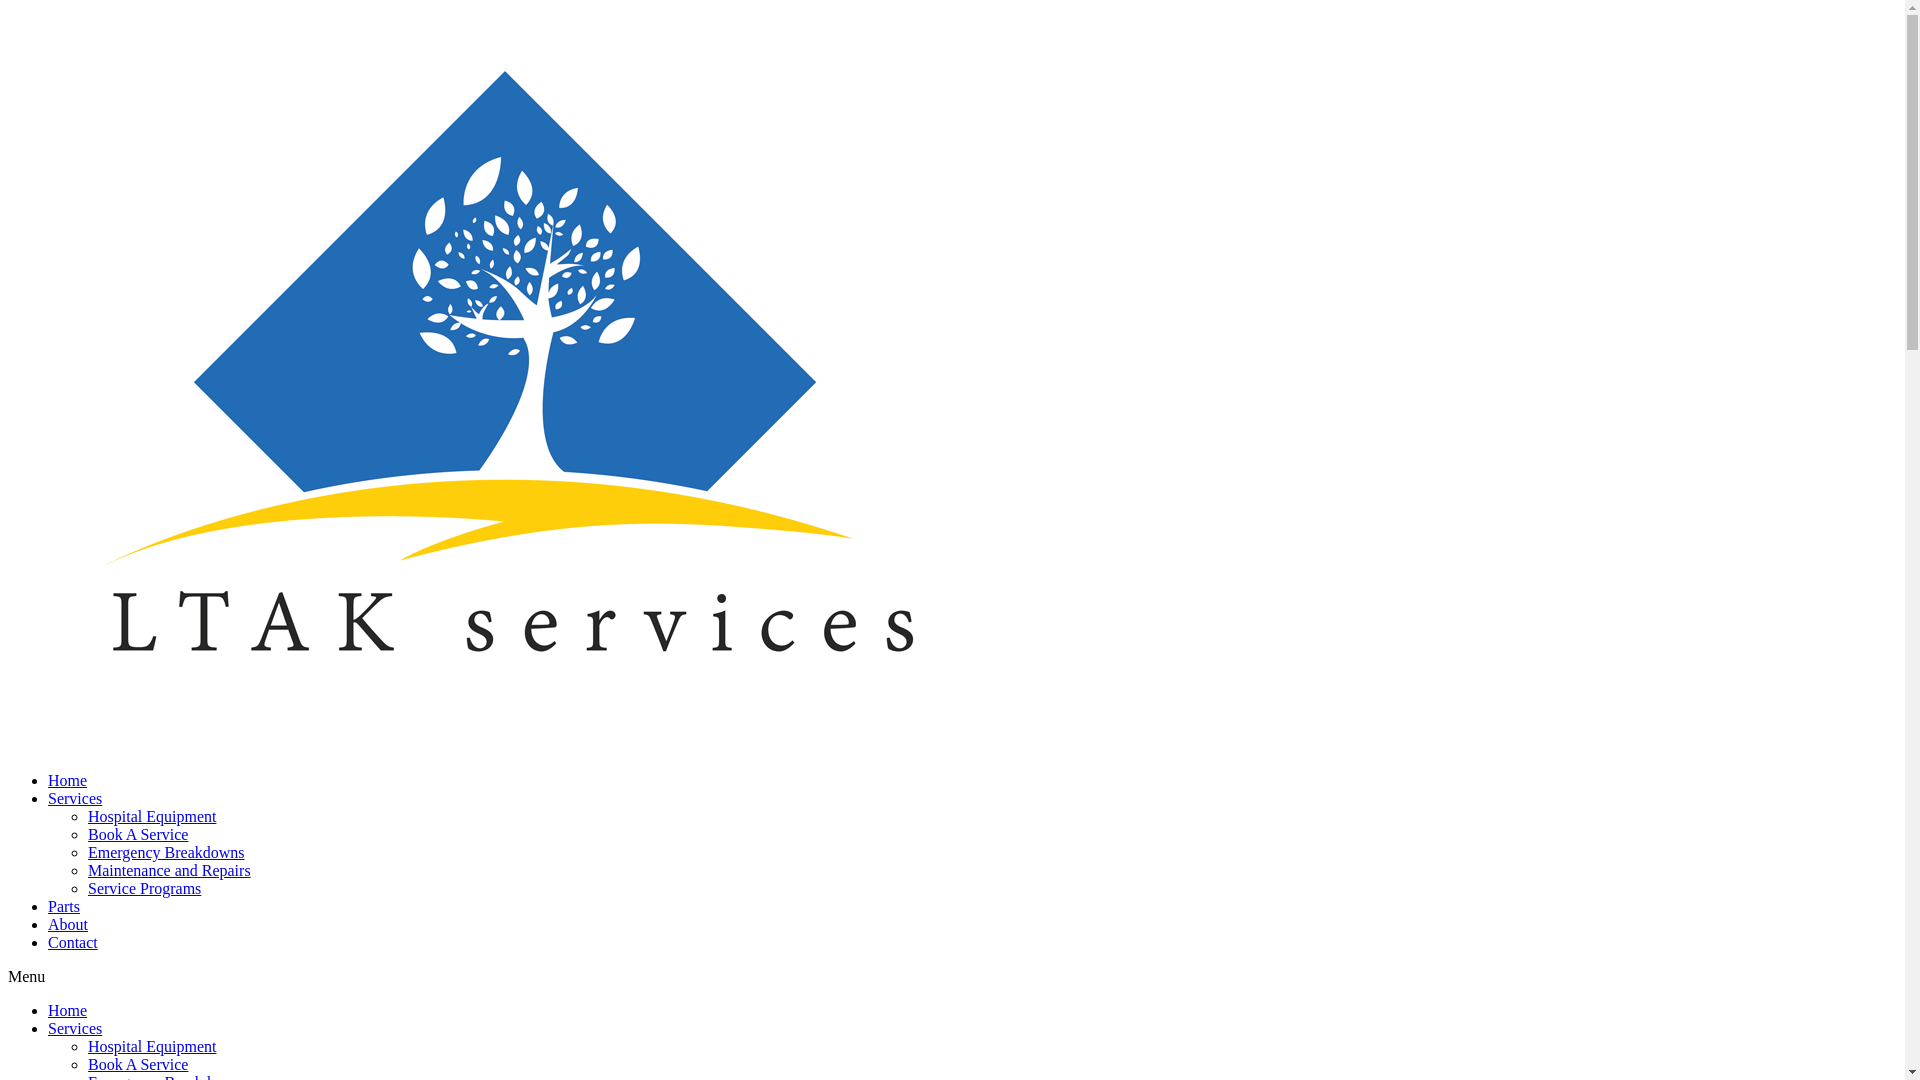  Describe the element at coordinates (151, 1045) in the screenshot. I see `'Hospital Equipment'` at that location.